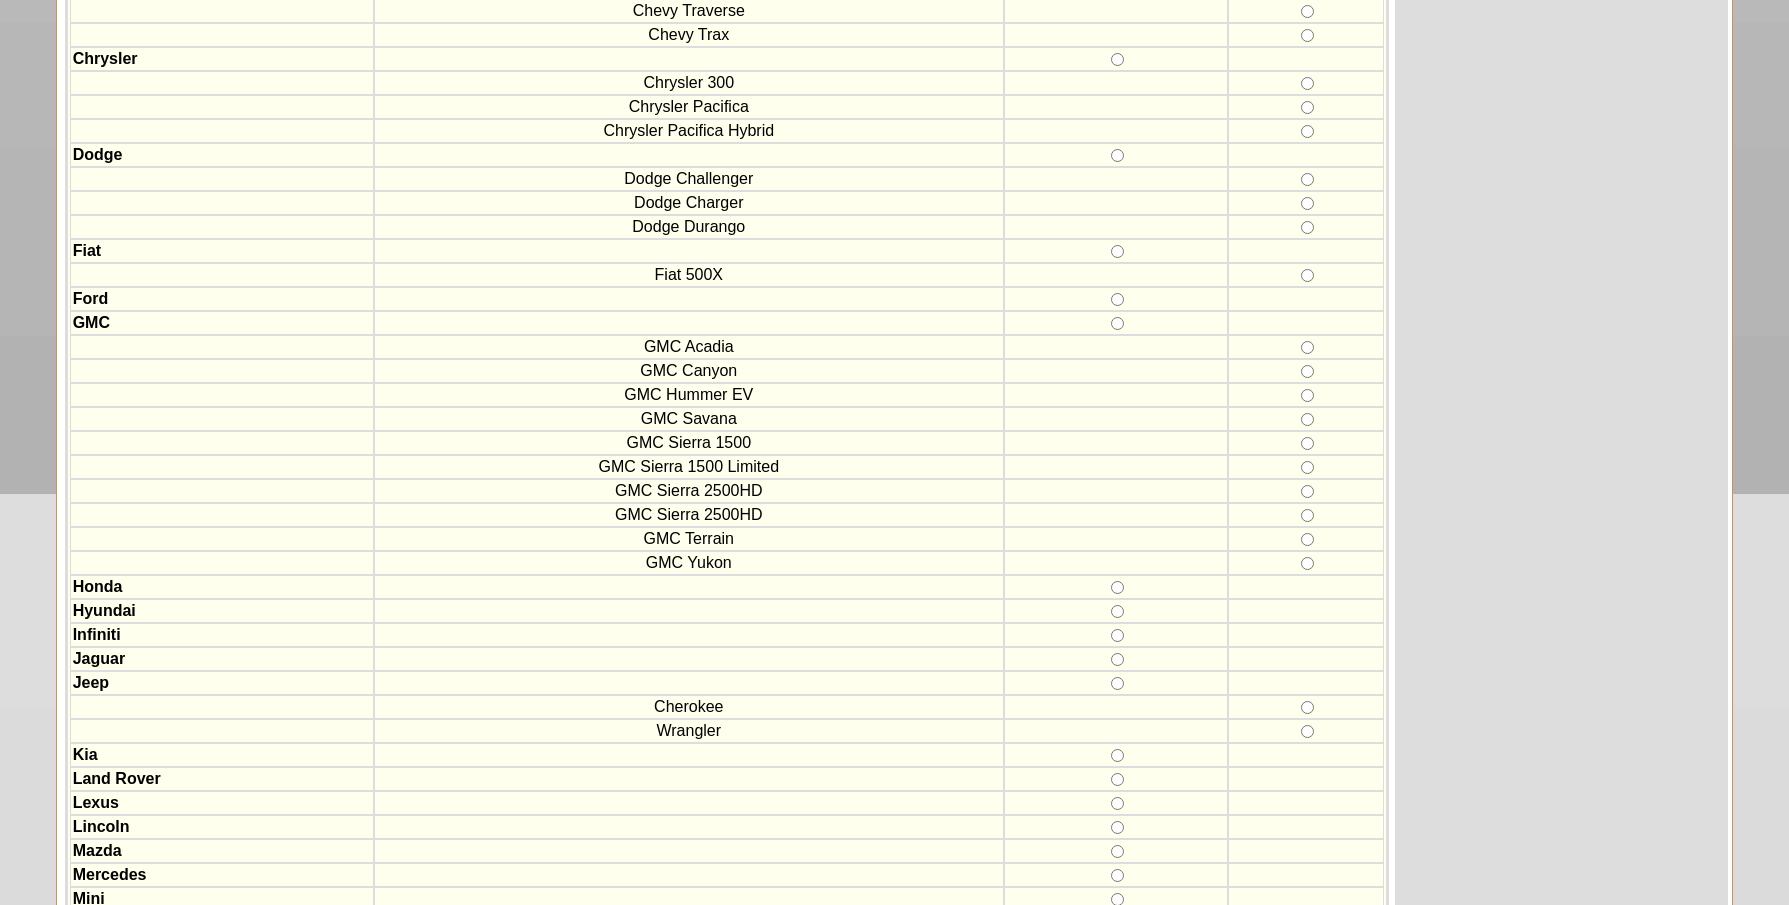 Image resolution: width=1789 pixels, height=905 pixels. I want to click on 'Mercedes', so click(108, 874).